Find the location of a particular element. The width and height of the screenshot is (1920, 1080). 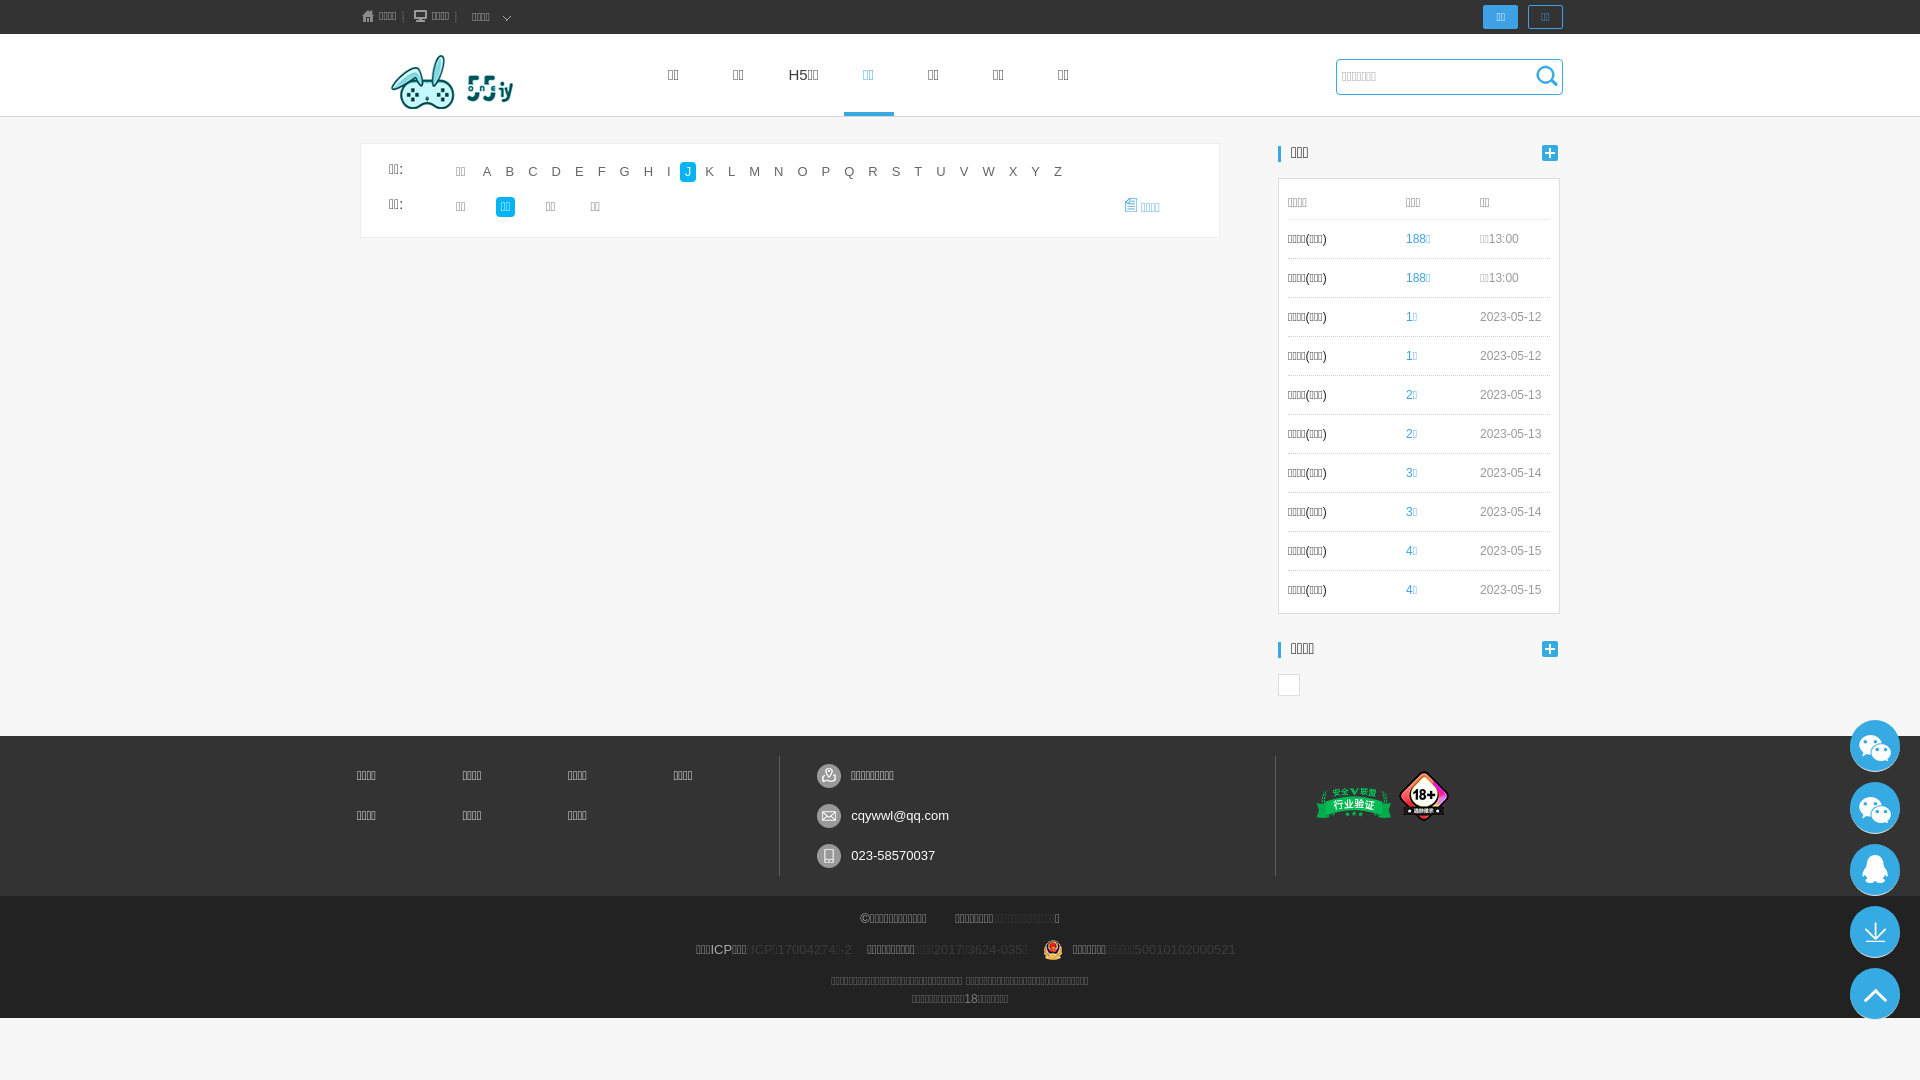

'X' is located at coordinates (1013, 171).